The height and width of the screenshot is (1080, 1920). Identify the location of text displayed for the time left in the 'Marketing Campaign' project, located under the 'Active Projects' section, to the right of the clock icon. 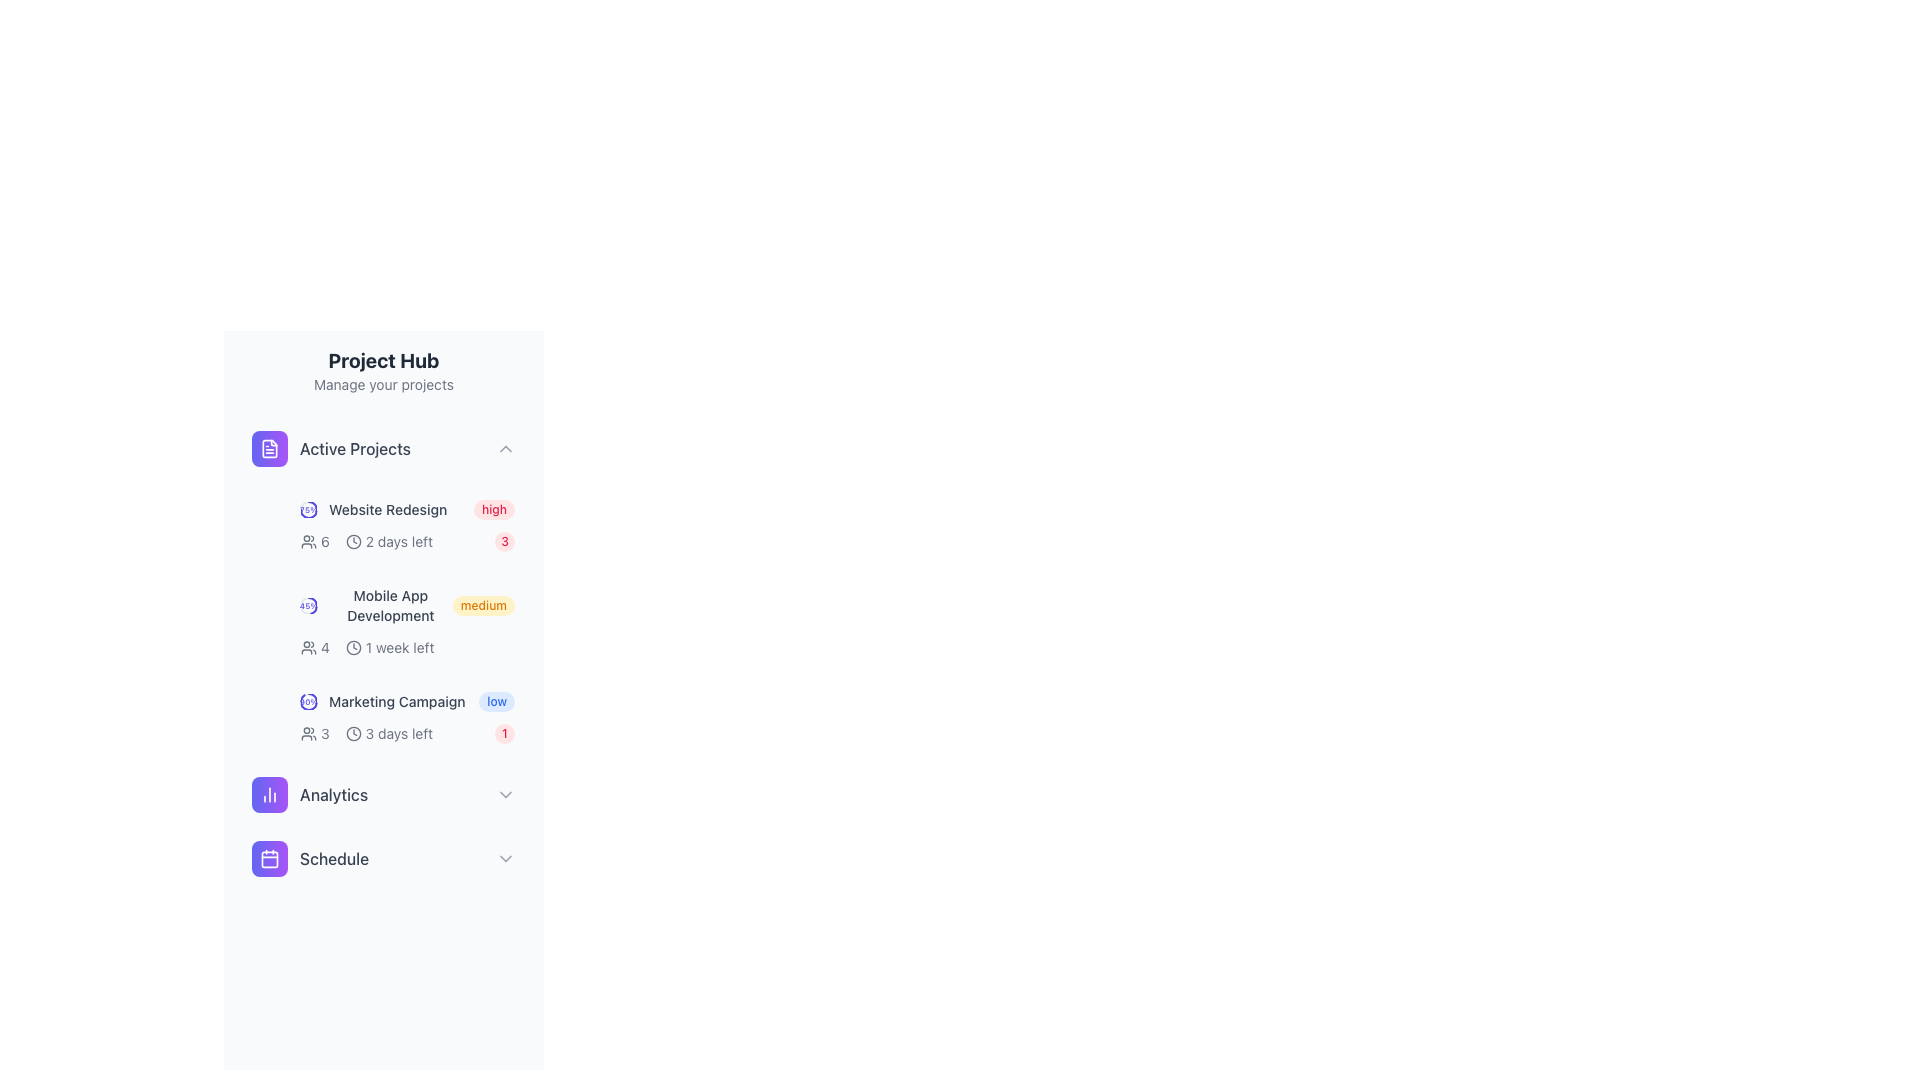
(399, 733).